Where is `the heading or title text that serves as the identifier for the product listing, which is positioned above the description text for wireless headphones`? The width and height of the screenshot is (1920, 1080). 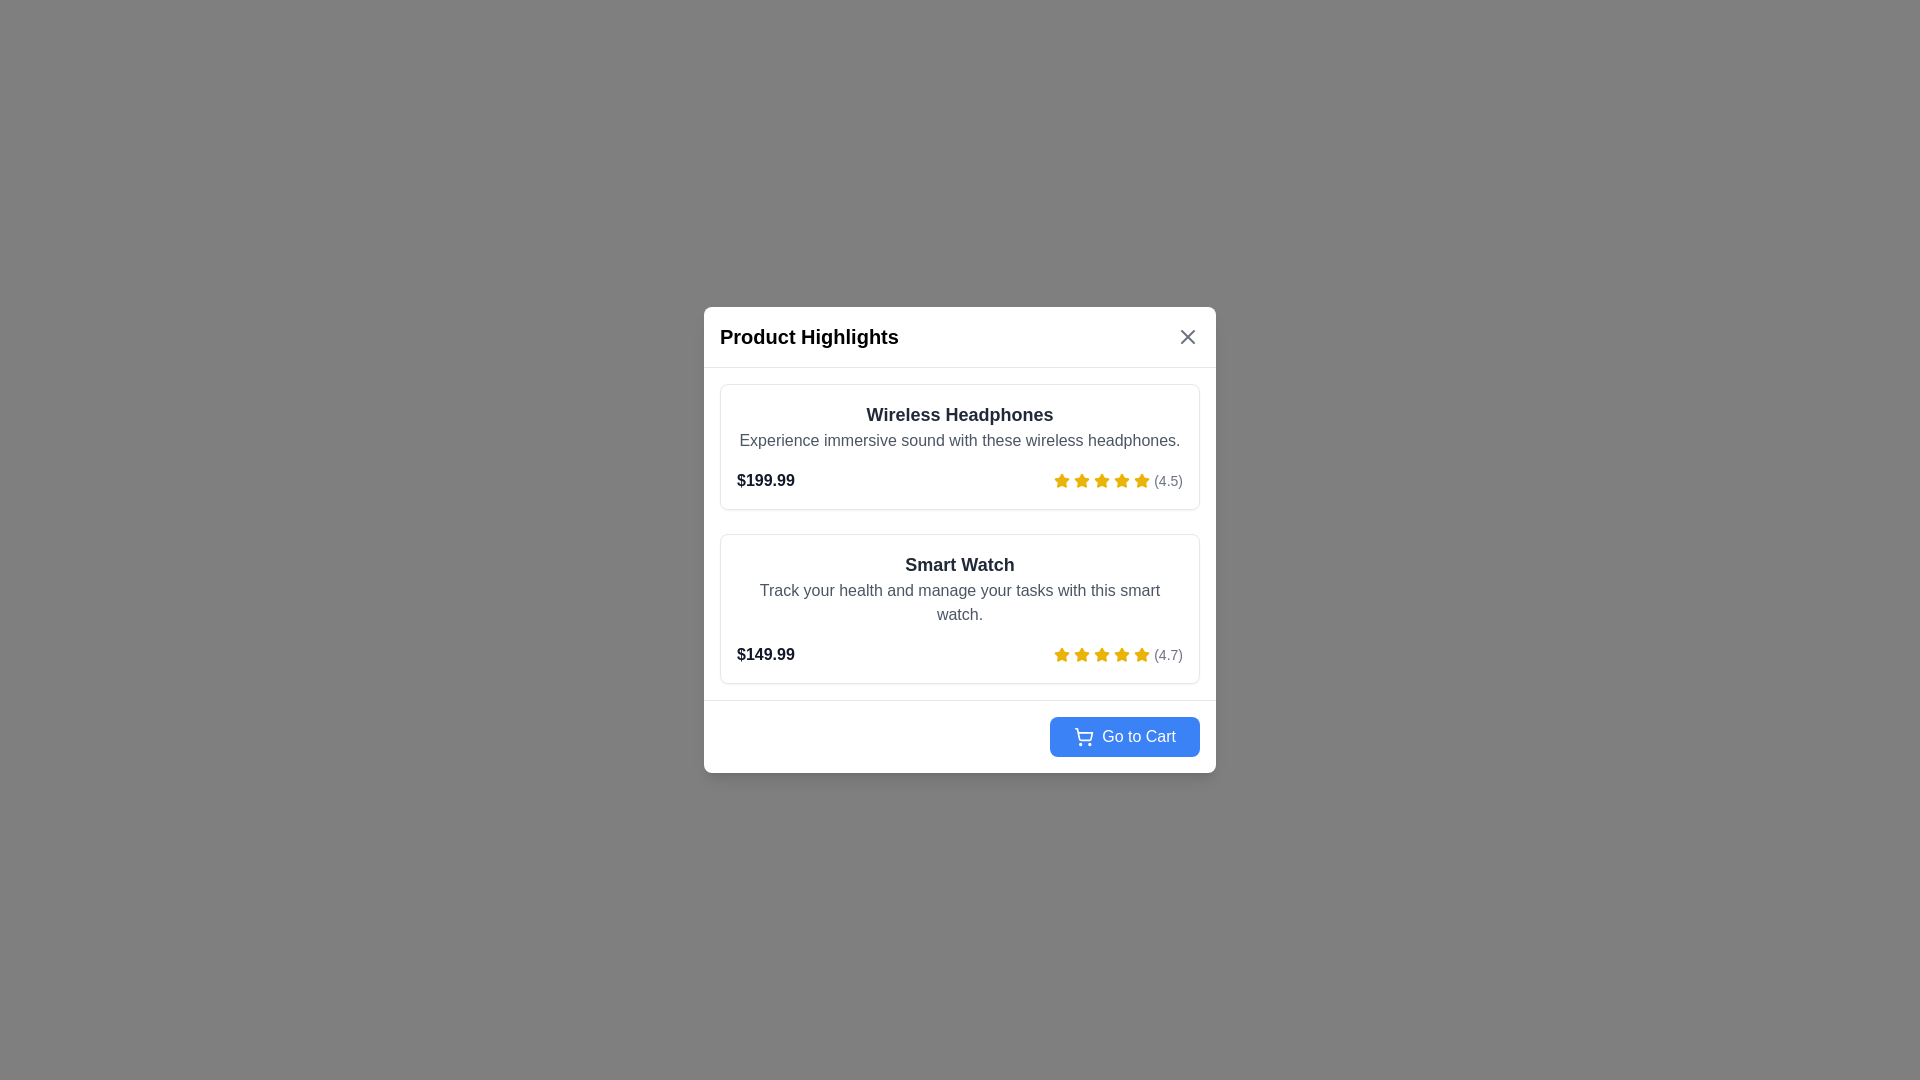 the heading or title text that serves as the identifier for the product listing, which is positioned above the description text for wireless headphones is located at coordinates (960, 414).